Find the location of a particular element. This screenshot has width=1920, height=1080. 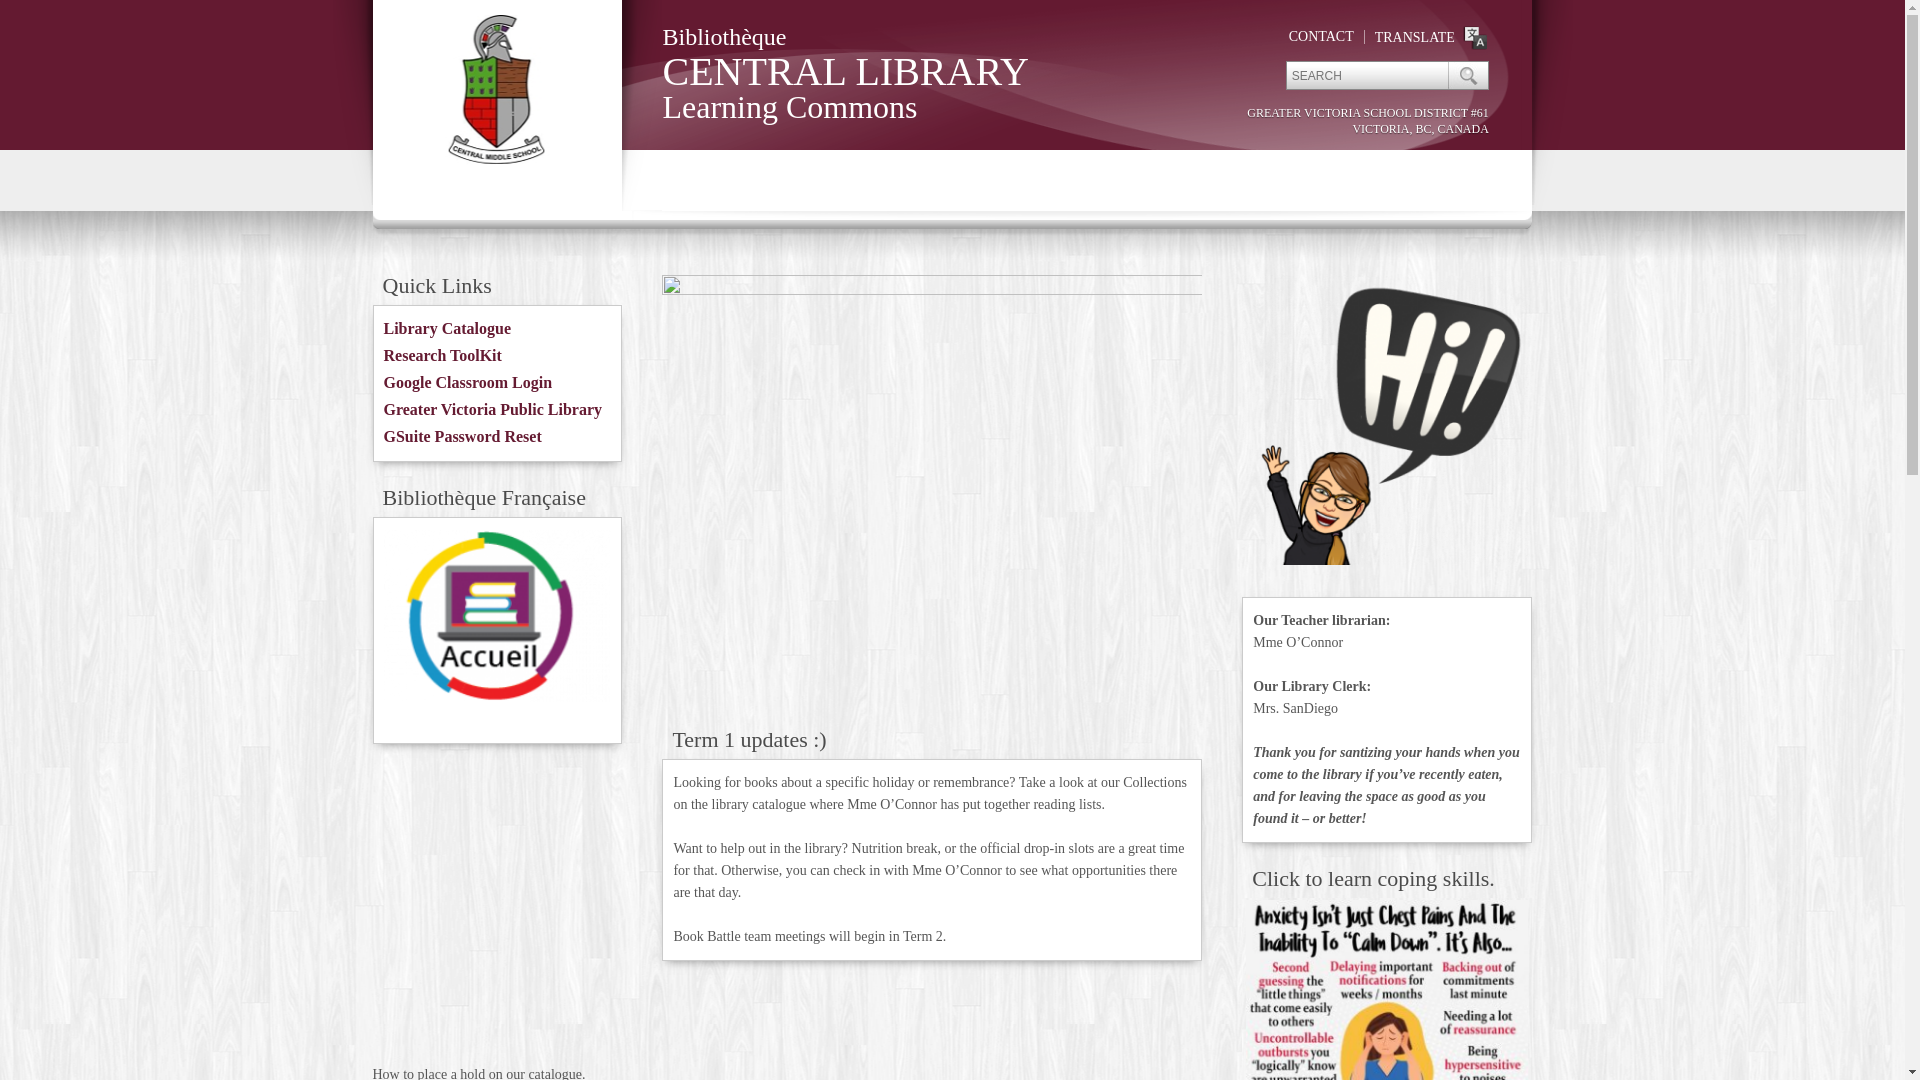

'Greater Victoria Public Library' is located at coordinates (493, 408).